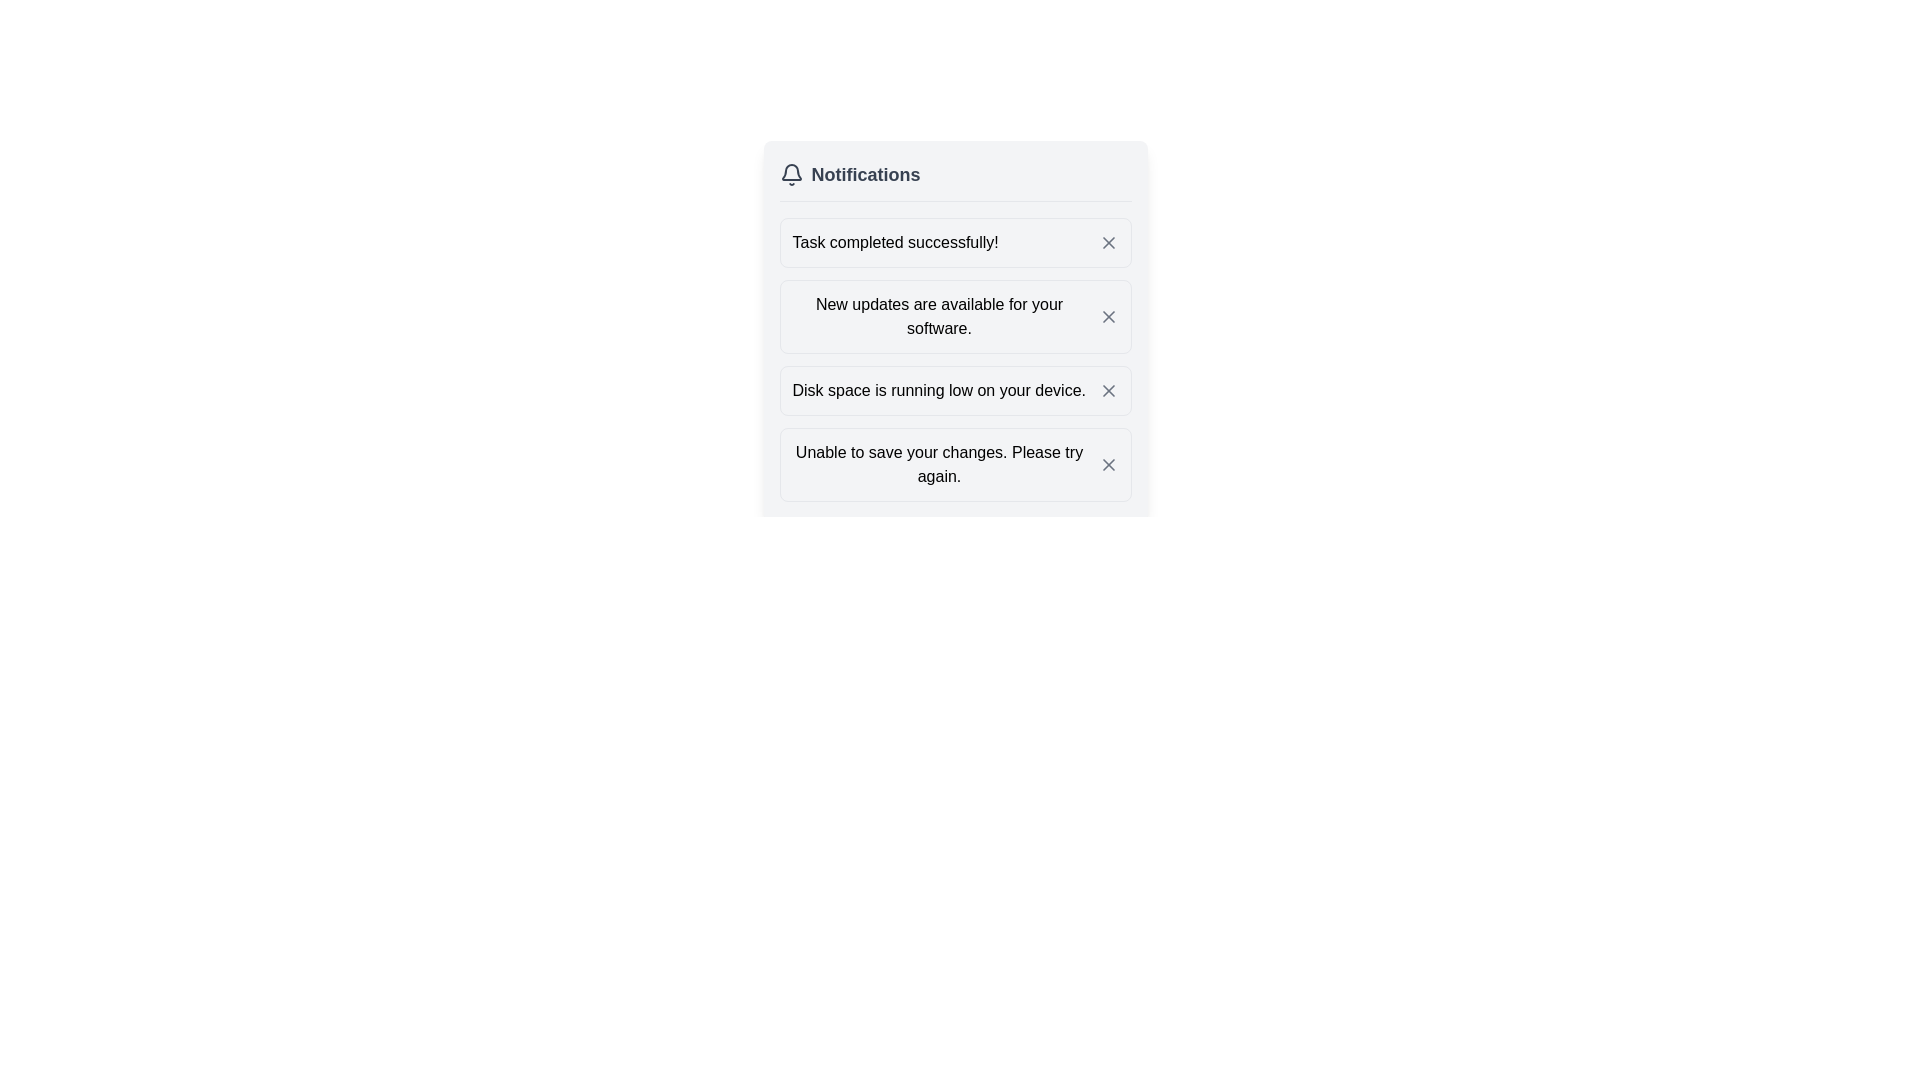 Image resolution: width=1920 pixels, height=1080 pixels. I want to click on message displayed in the second notification within the notification section, which is centrally aligned and styled as a card with a light blue background, so click(938, 315).